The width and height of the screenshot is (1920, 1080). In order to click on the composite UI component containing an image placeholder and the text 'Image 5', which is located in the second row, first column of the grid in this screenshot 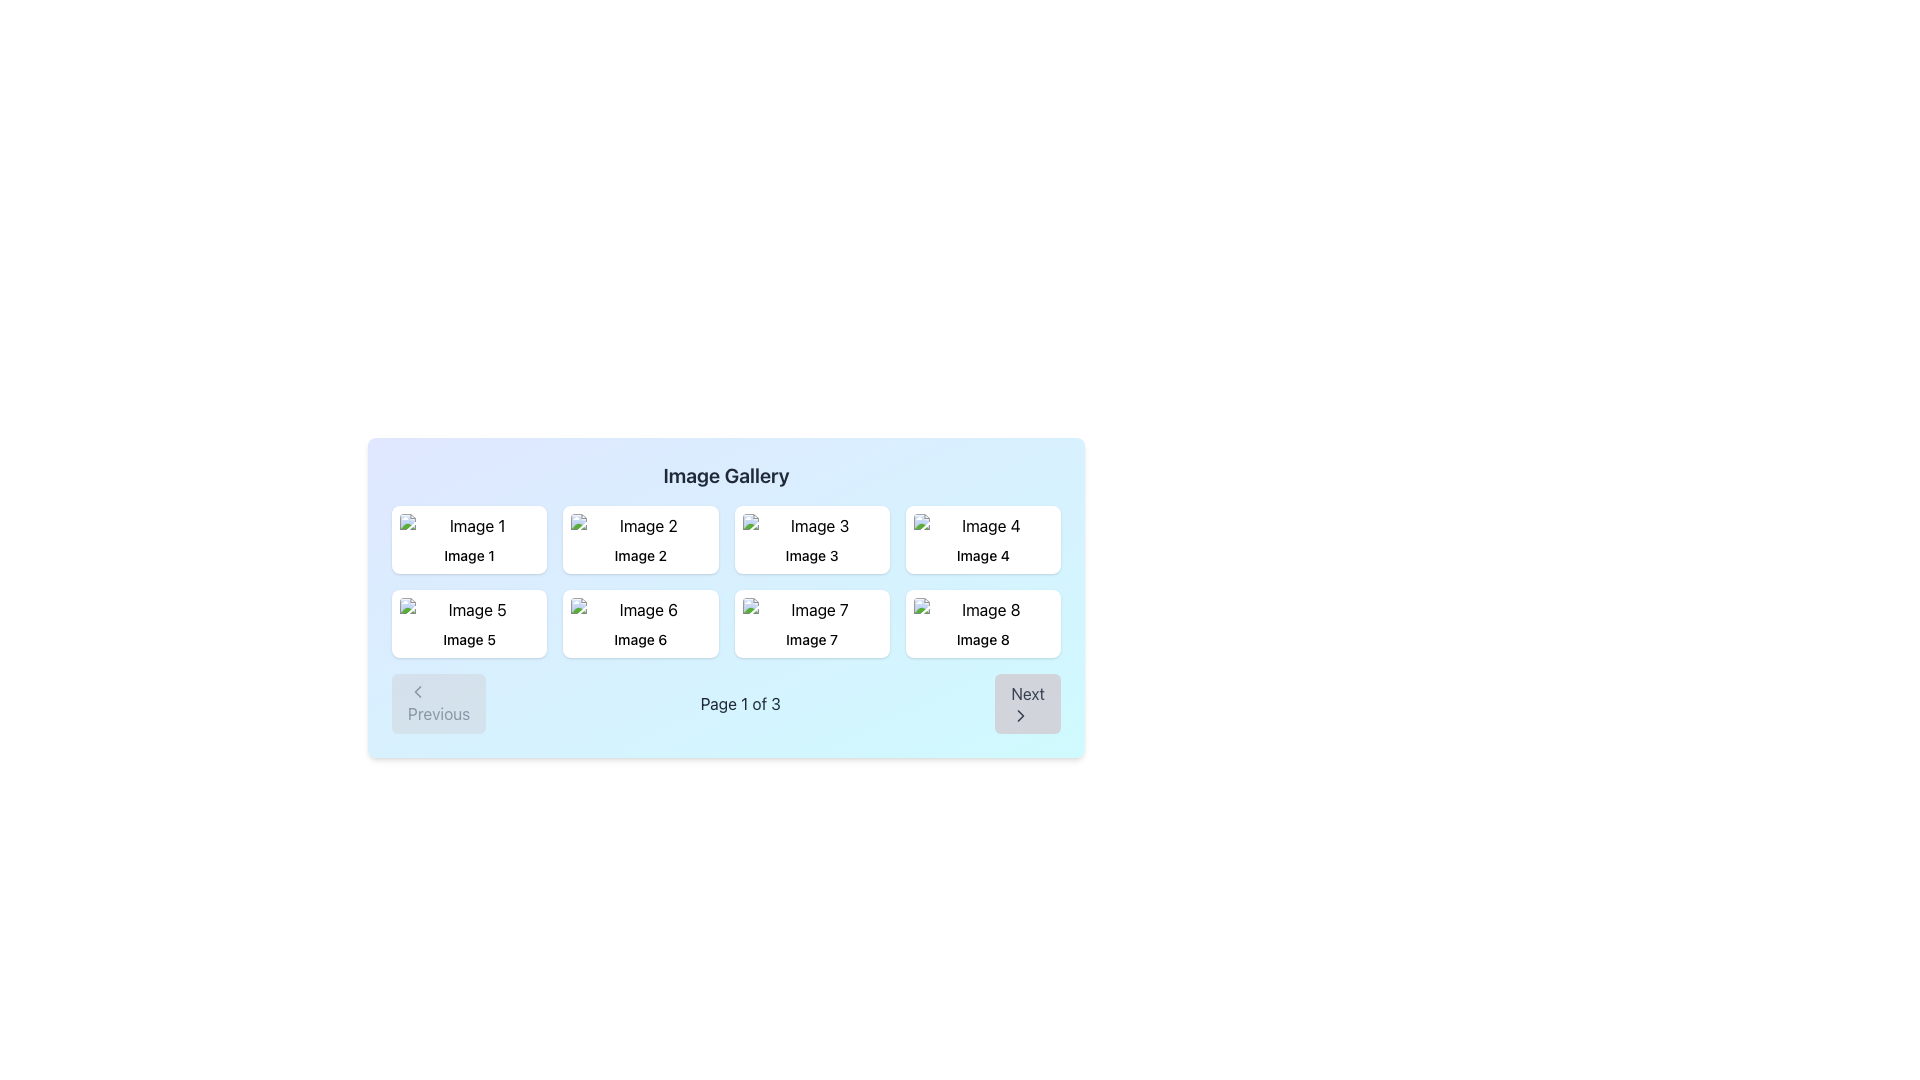, I will do `click(468, 623)`.